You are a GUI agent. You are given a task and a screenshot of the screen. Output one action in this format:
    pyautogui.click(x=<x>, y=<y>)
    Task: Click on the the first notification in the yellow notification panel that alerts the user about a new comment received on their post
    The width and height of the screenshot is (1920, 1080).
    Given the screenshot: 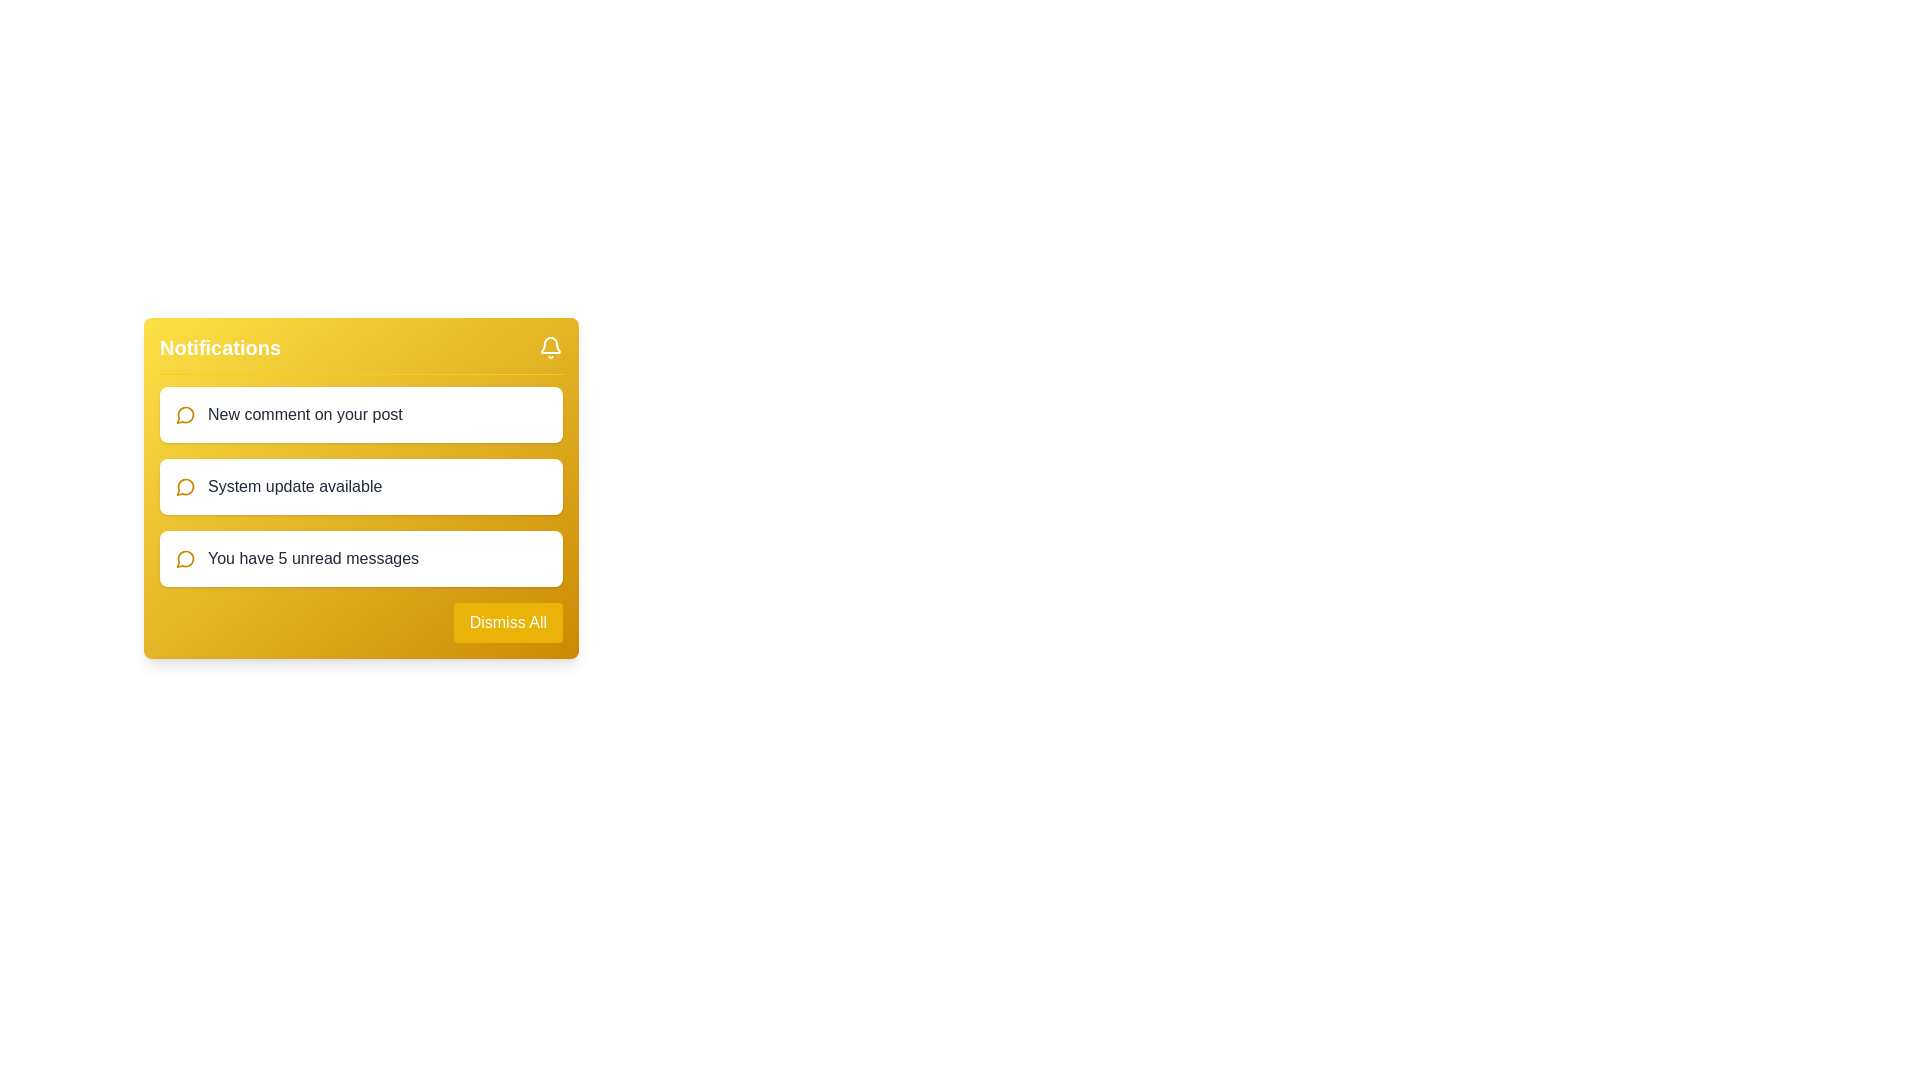 What is the action you would take?
    pyautogui.click(x=361, y=414)
    